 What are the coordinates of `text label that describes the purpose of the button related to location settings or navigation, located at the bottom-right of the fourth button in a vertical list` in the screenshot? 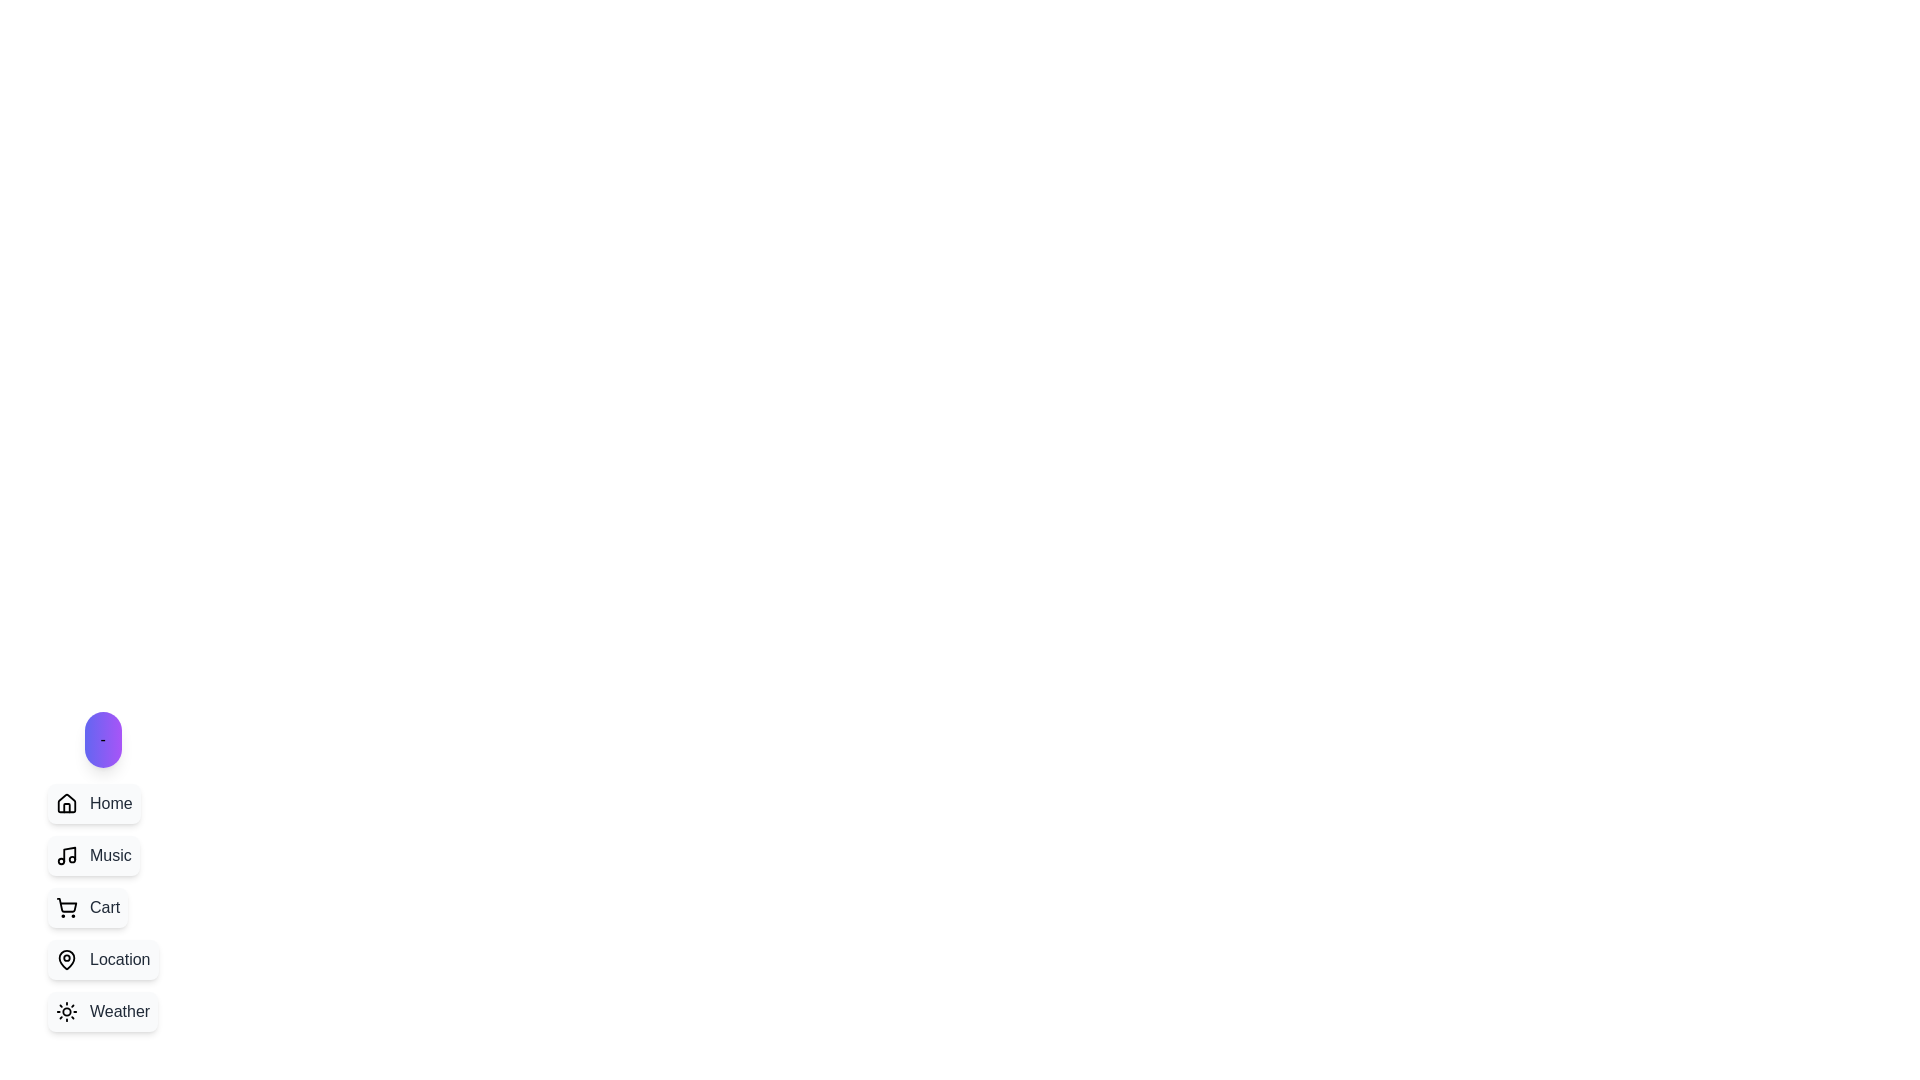 It's located at (119, 959).